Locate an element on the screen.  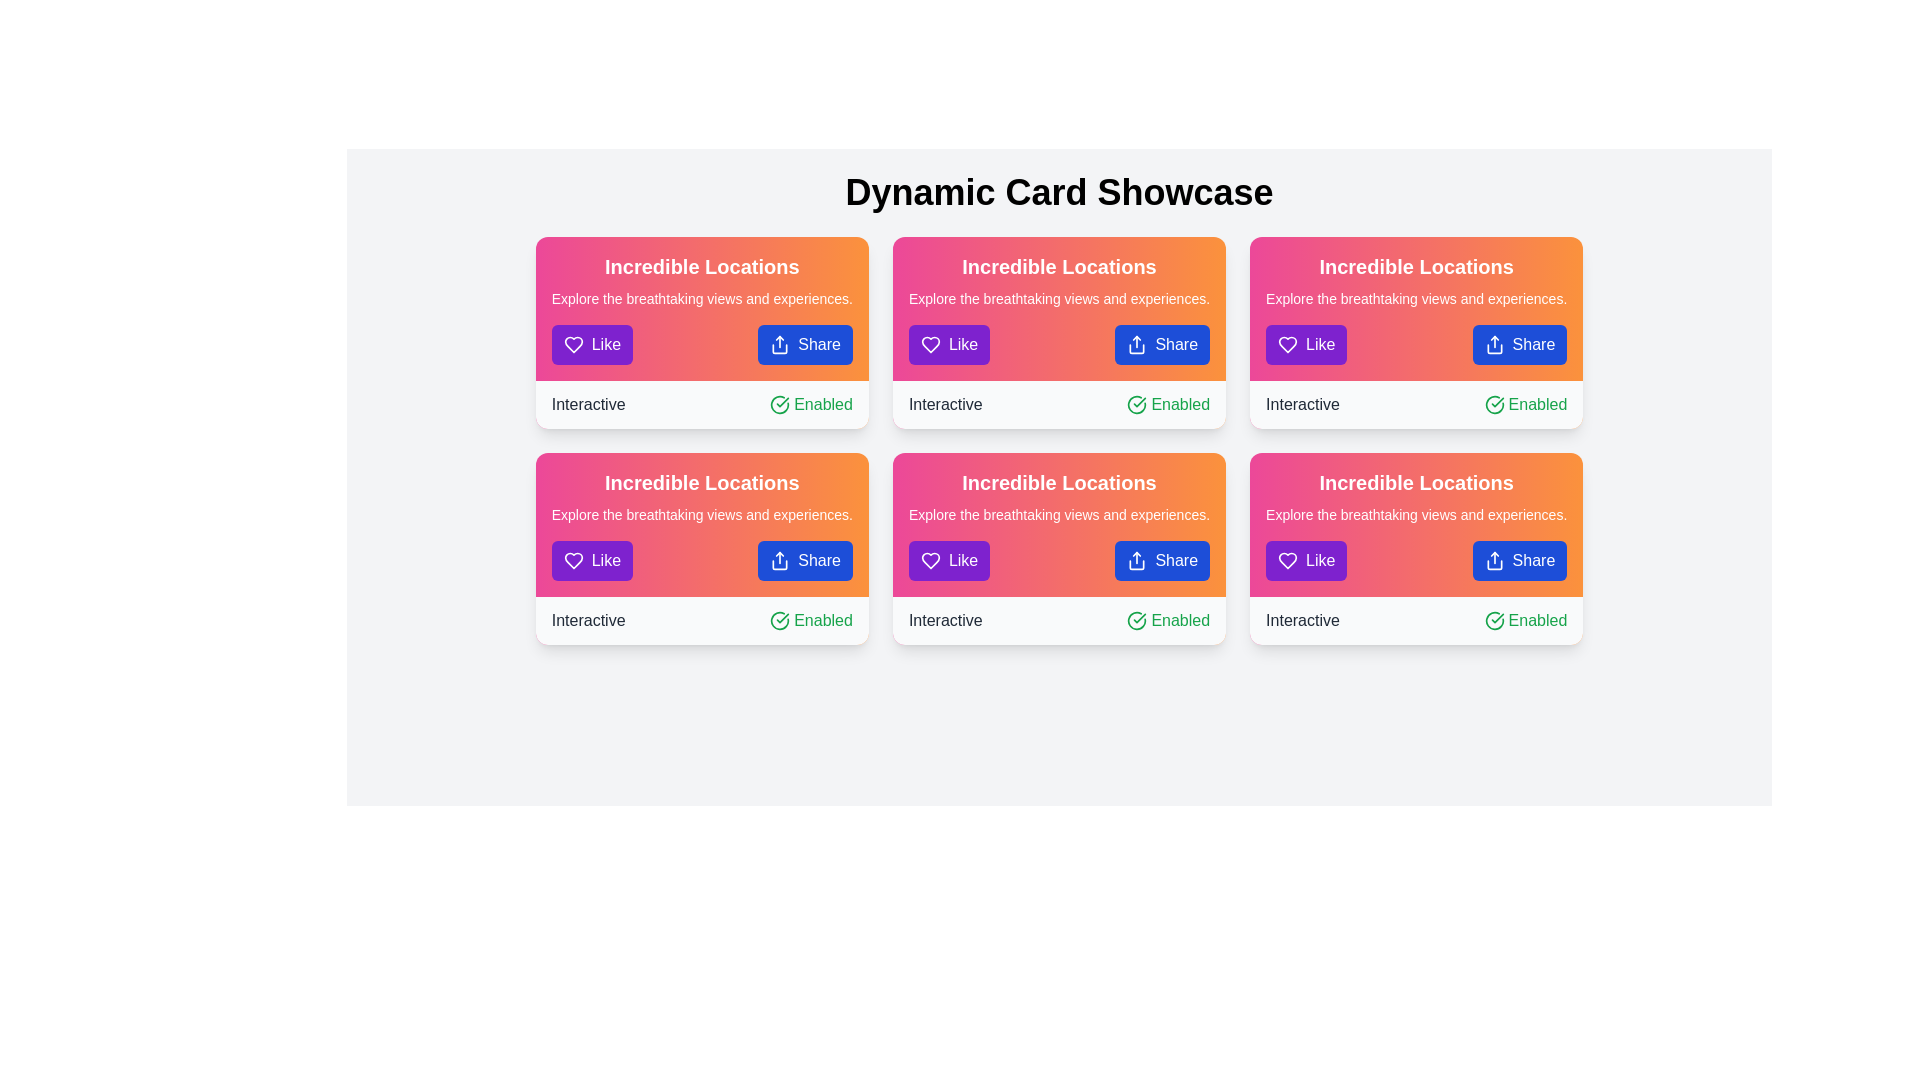
the Icon Button located to the left of the 'Share' text within the button in the bottom-right corner of the card layout is located at coordinates (1137, 343).